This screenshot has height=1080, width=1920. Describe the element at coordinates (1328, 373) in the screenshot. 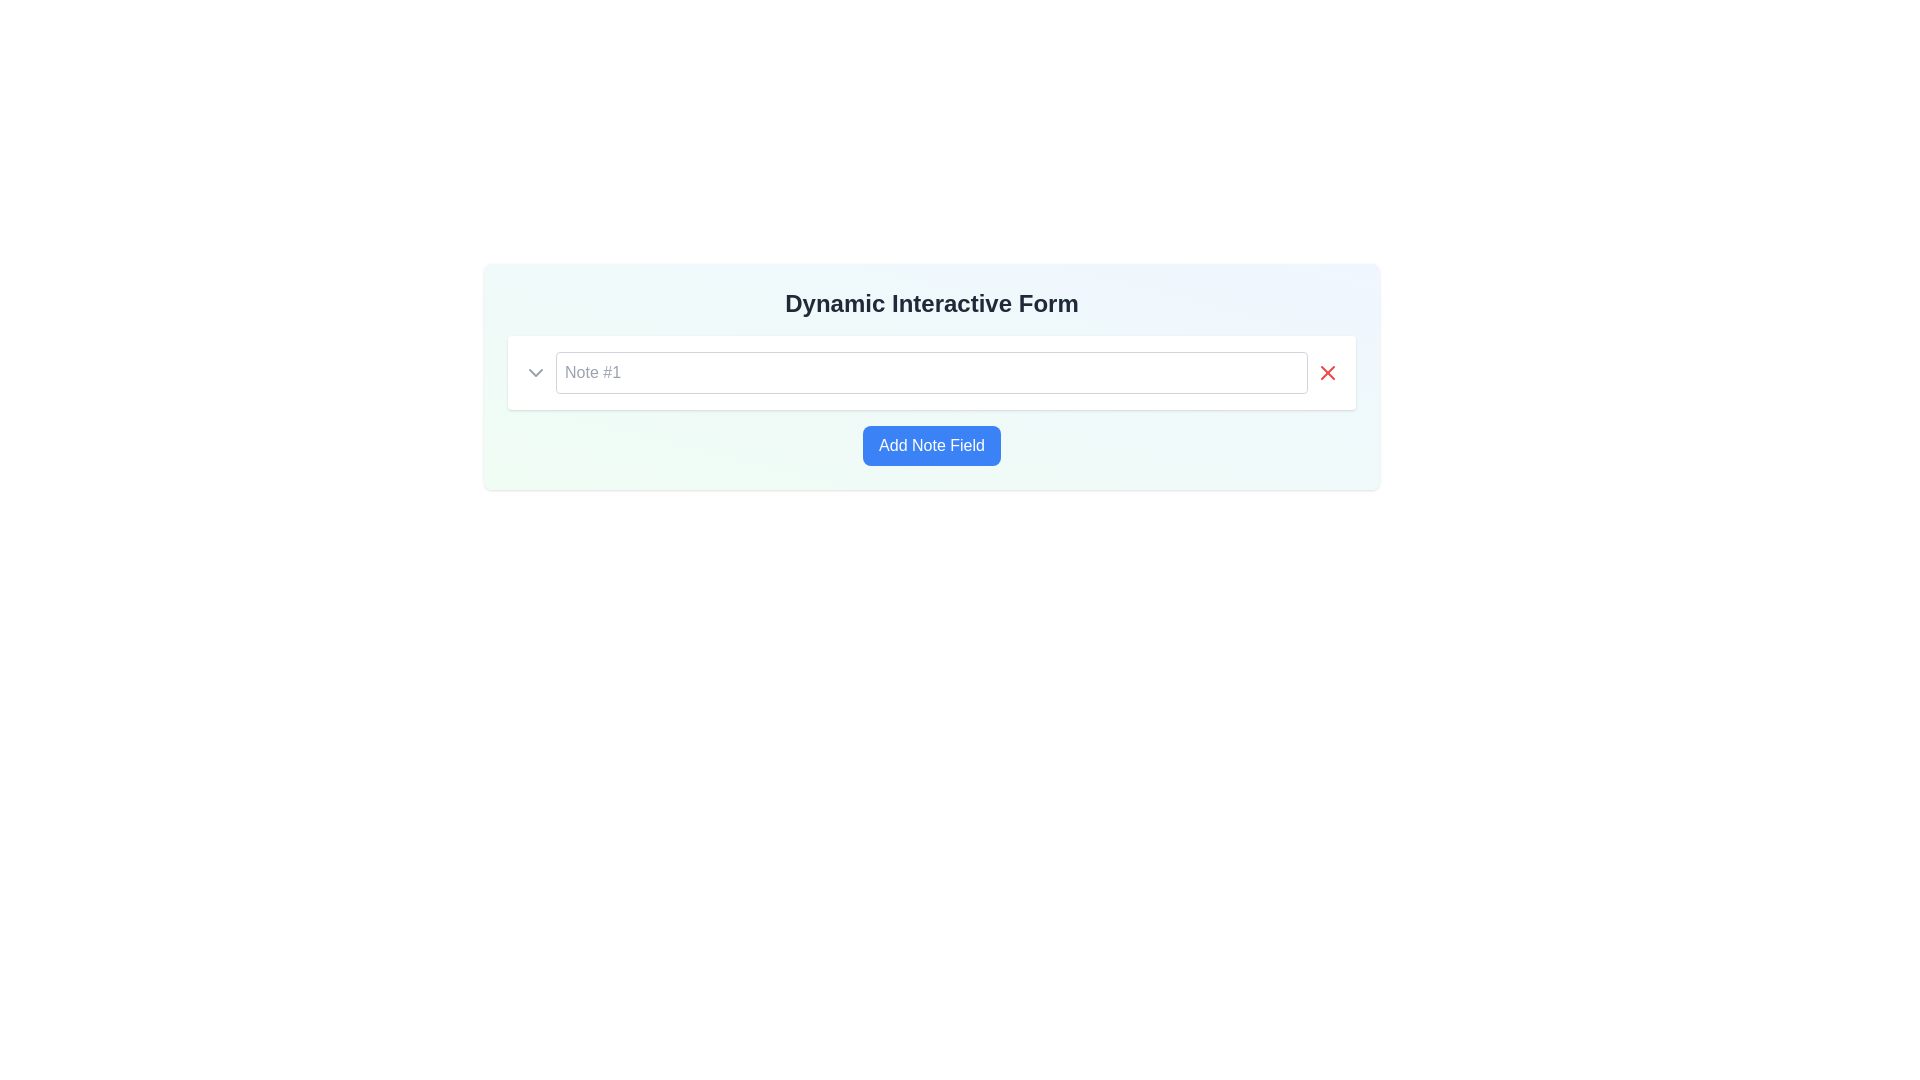

I see `the red 'X' button, styled as a circular button, located at the far right of the text input box with placeholder text 'Note #1'` at that location.